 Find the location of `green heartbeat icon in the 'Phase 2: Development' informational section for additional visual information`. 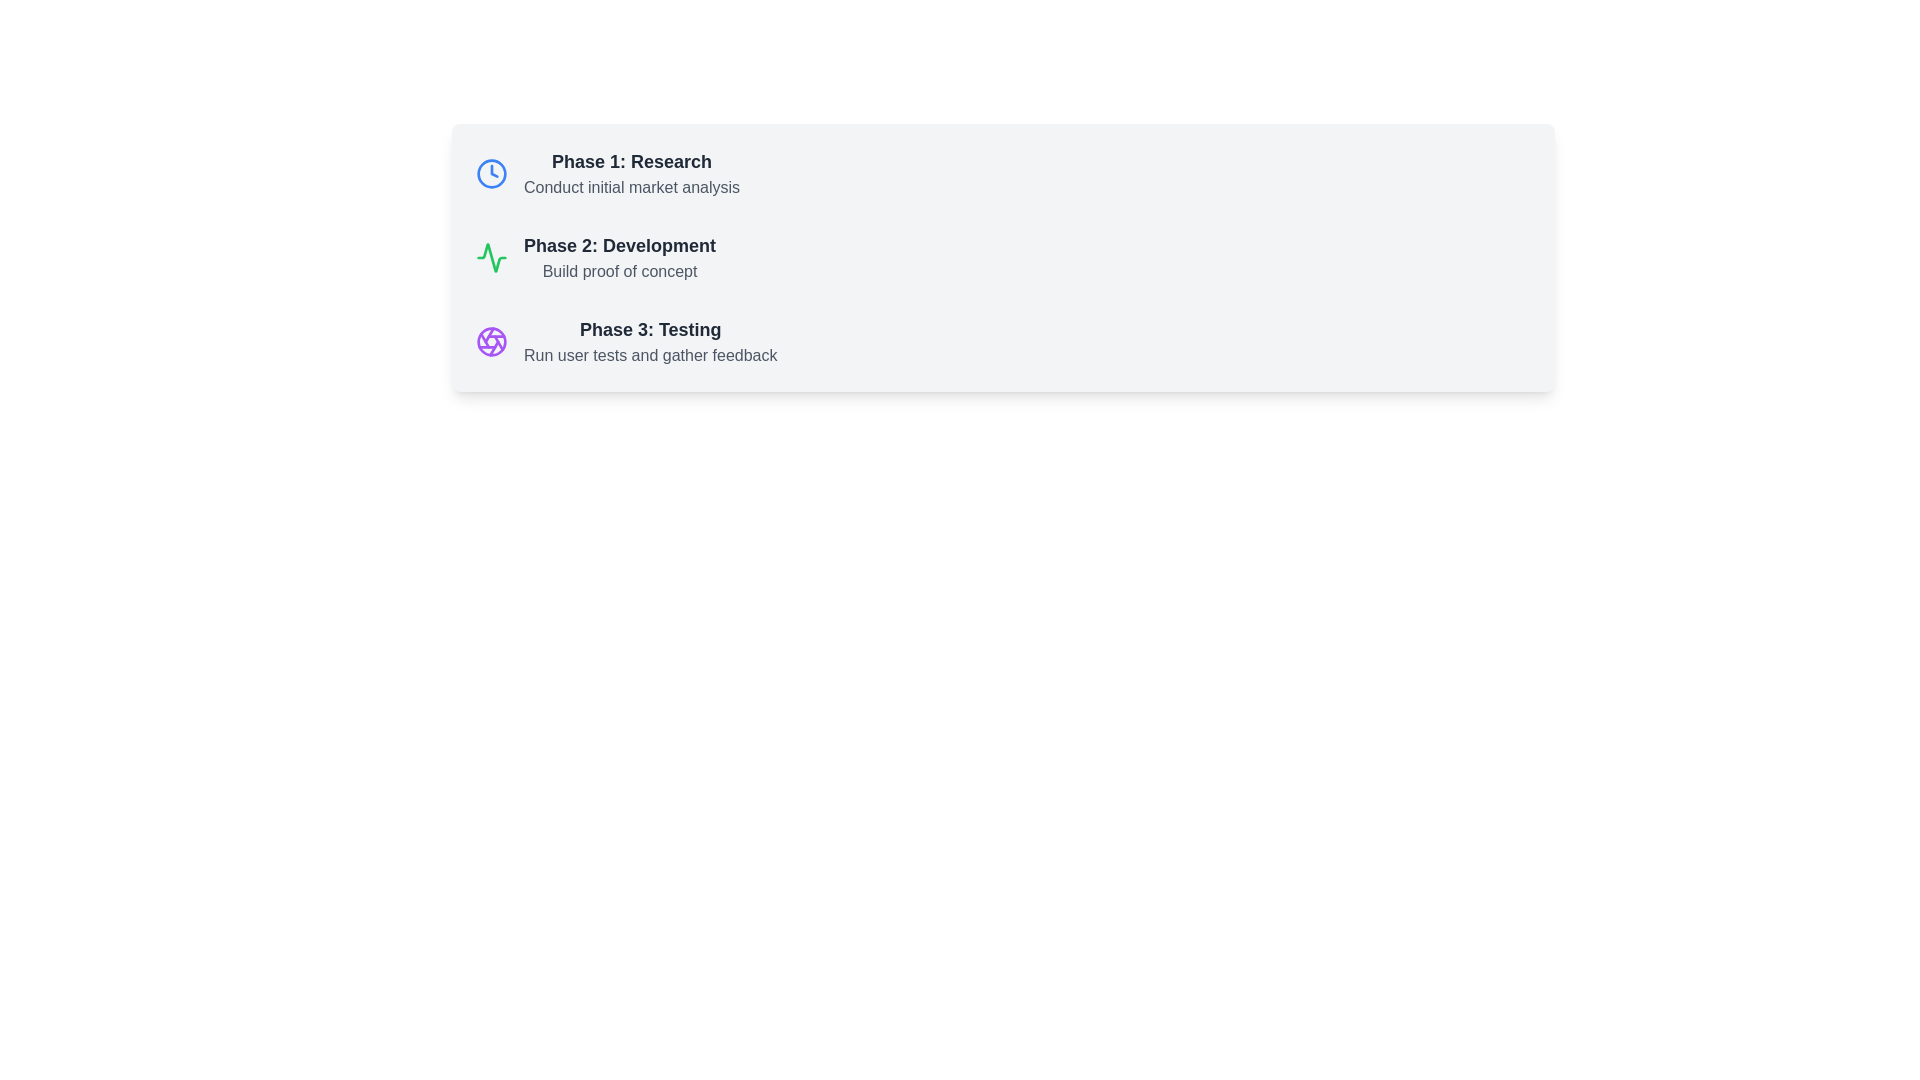

green heartbeat icon in the 'Phase 2: Development' informational section for additional visual information is located at coordinates (1003, 257).